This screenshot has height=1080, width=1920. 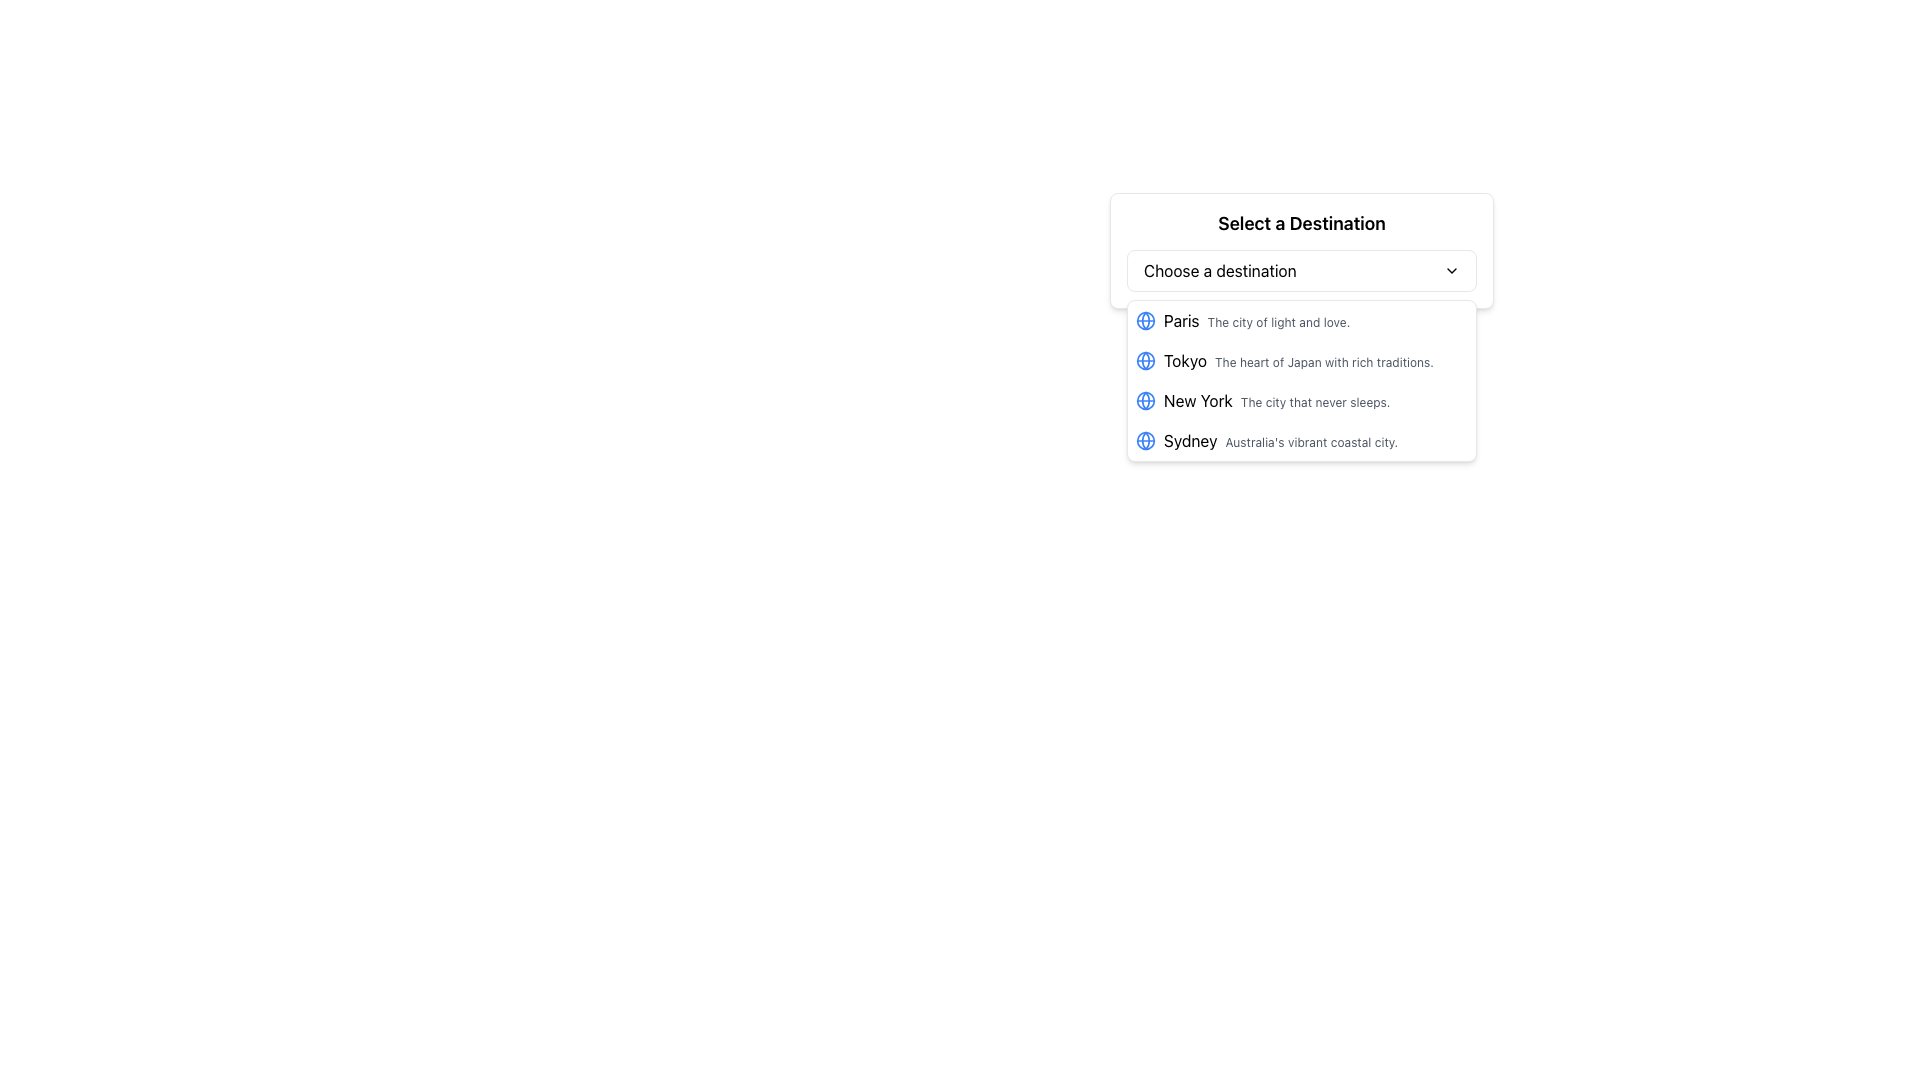 What do you see at coordinates (1301, 361) in the screenshot?
I see `the selectable option for 'Tokyo' in the dropdown menu` at bounding box center [1301, 361].